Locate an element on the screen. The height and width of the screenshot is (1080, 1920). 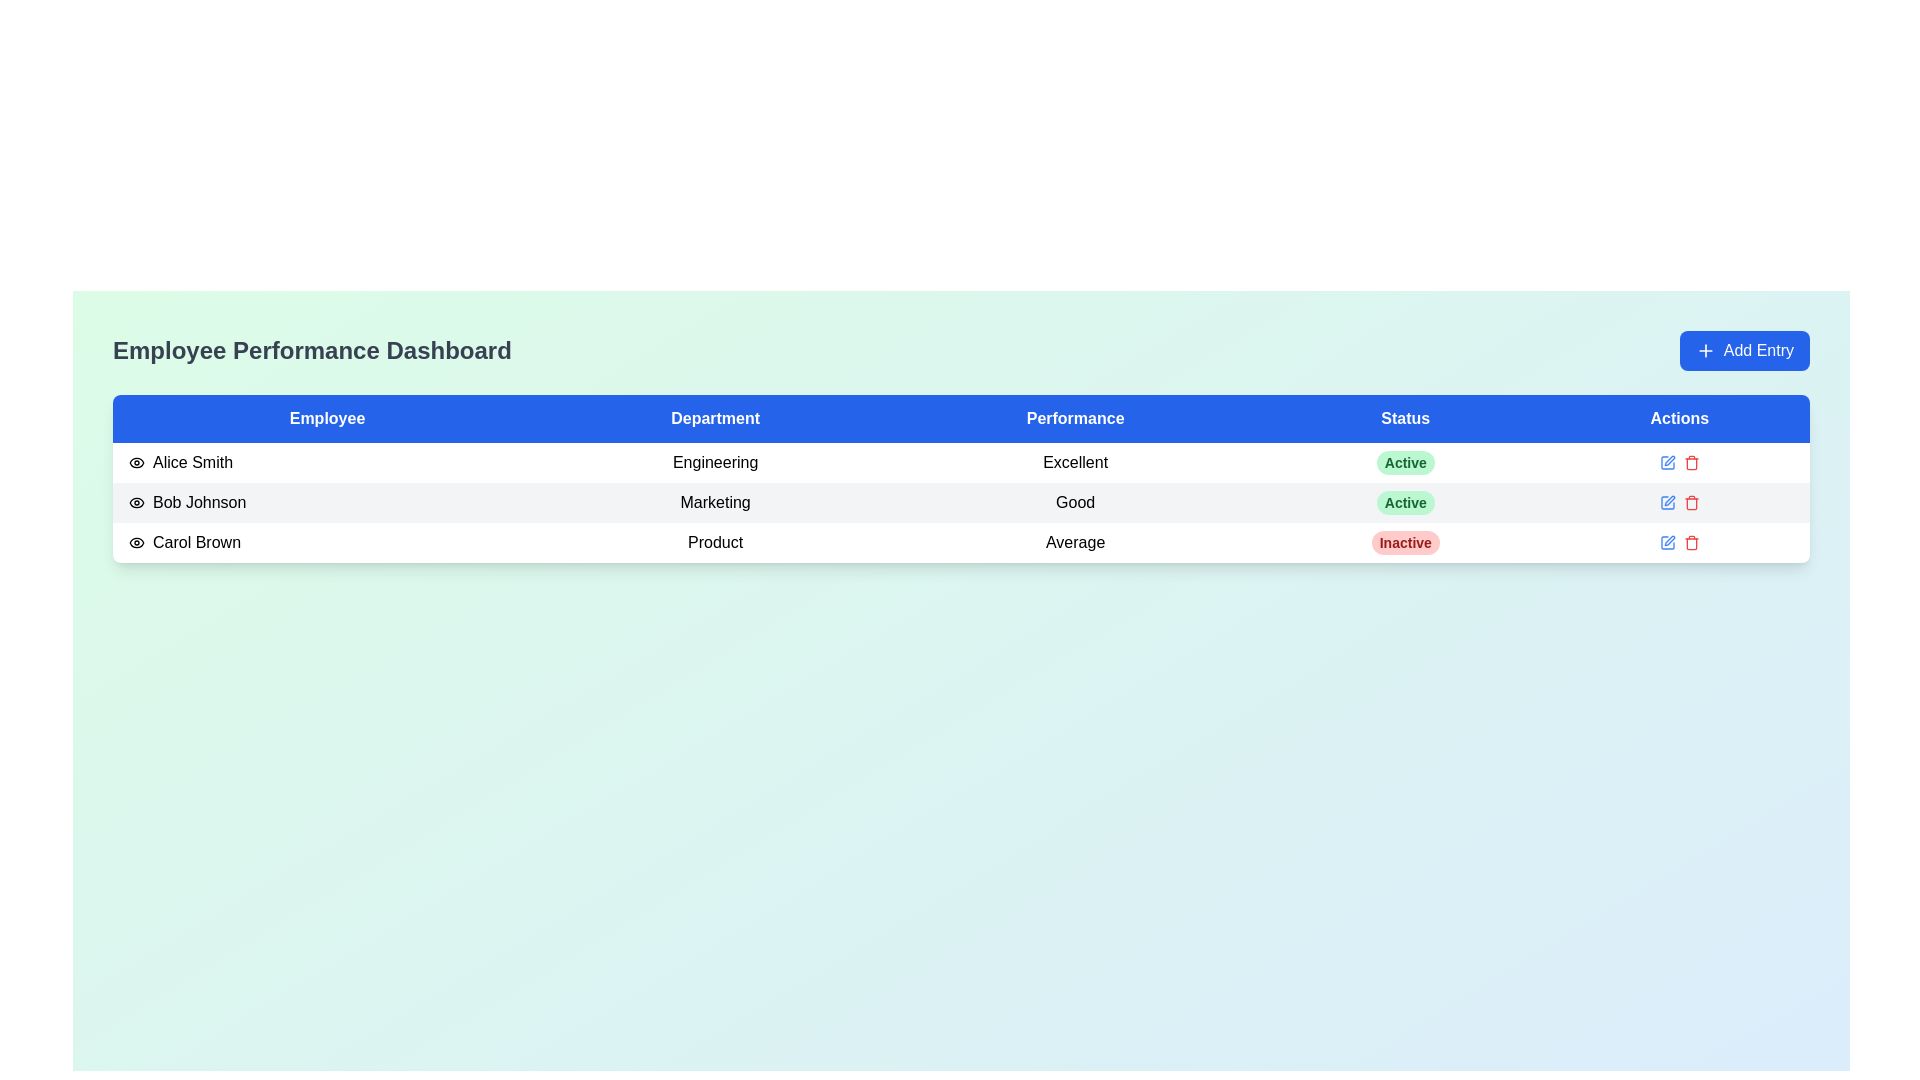
the leftmost icon in the 'Actions' column of the last row in the table to initiate an edit action is located at coordinates (1666, 462).